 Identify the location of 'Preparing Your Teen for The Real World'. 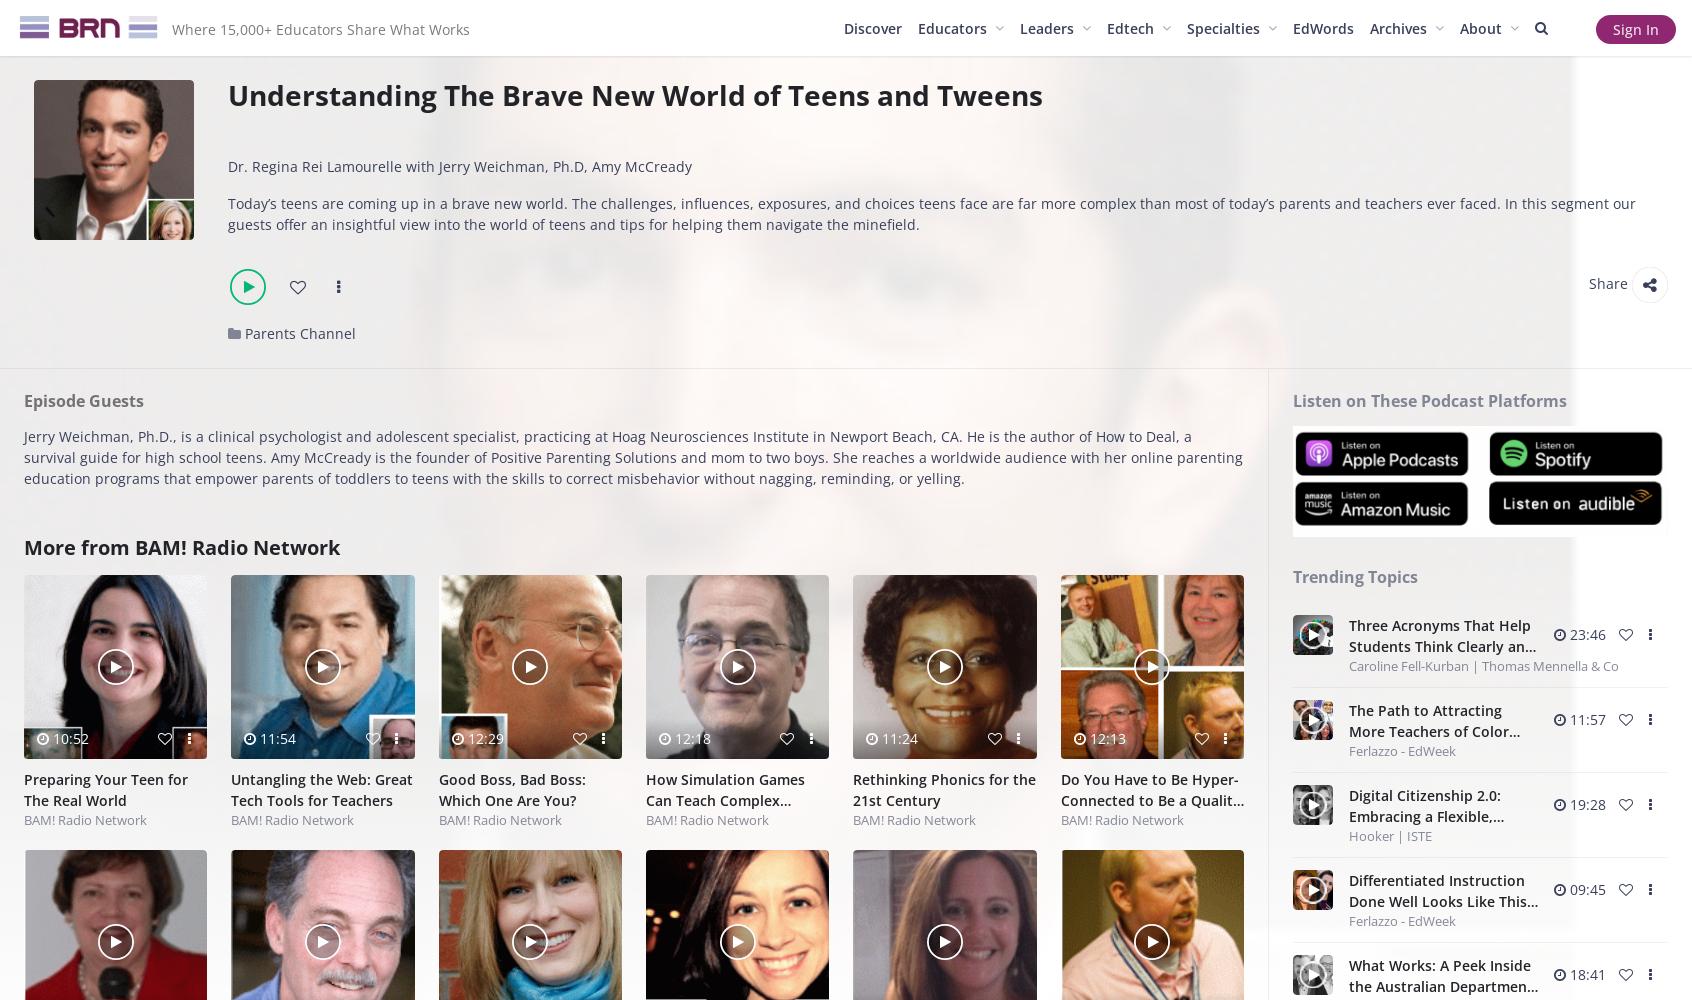
(105, 789).